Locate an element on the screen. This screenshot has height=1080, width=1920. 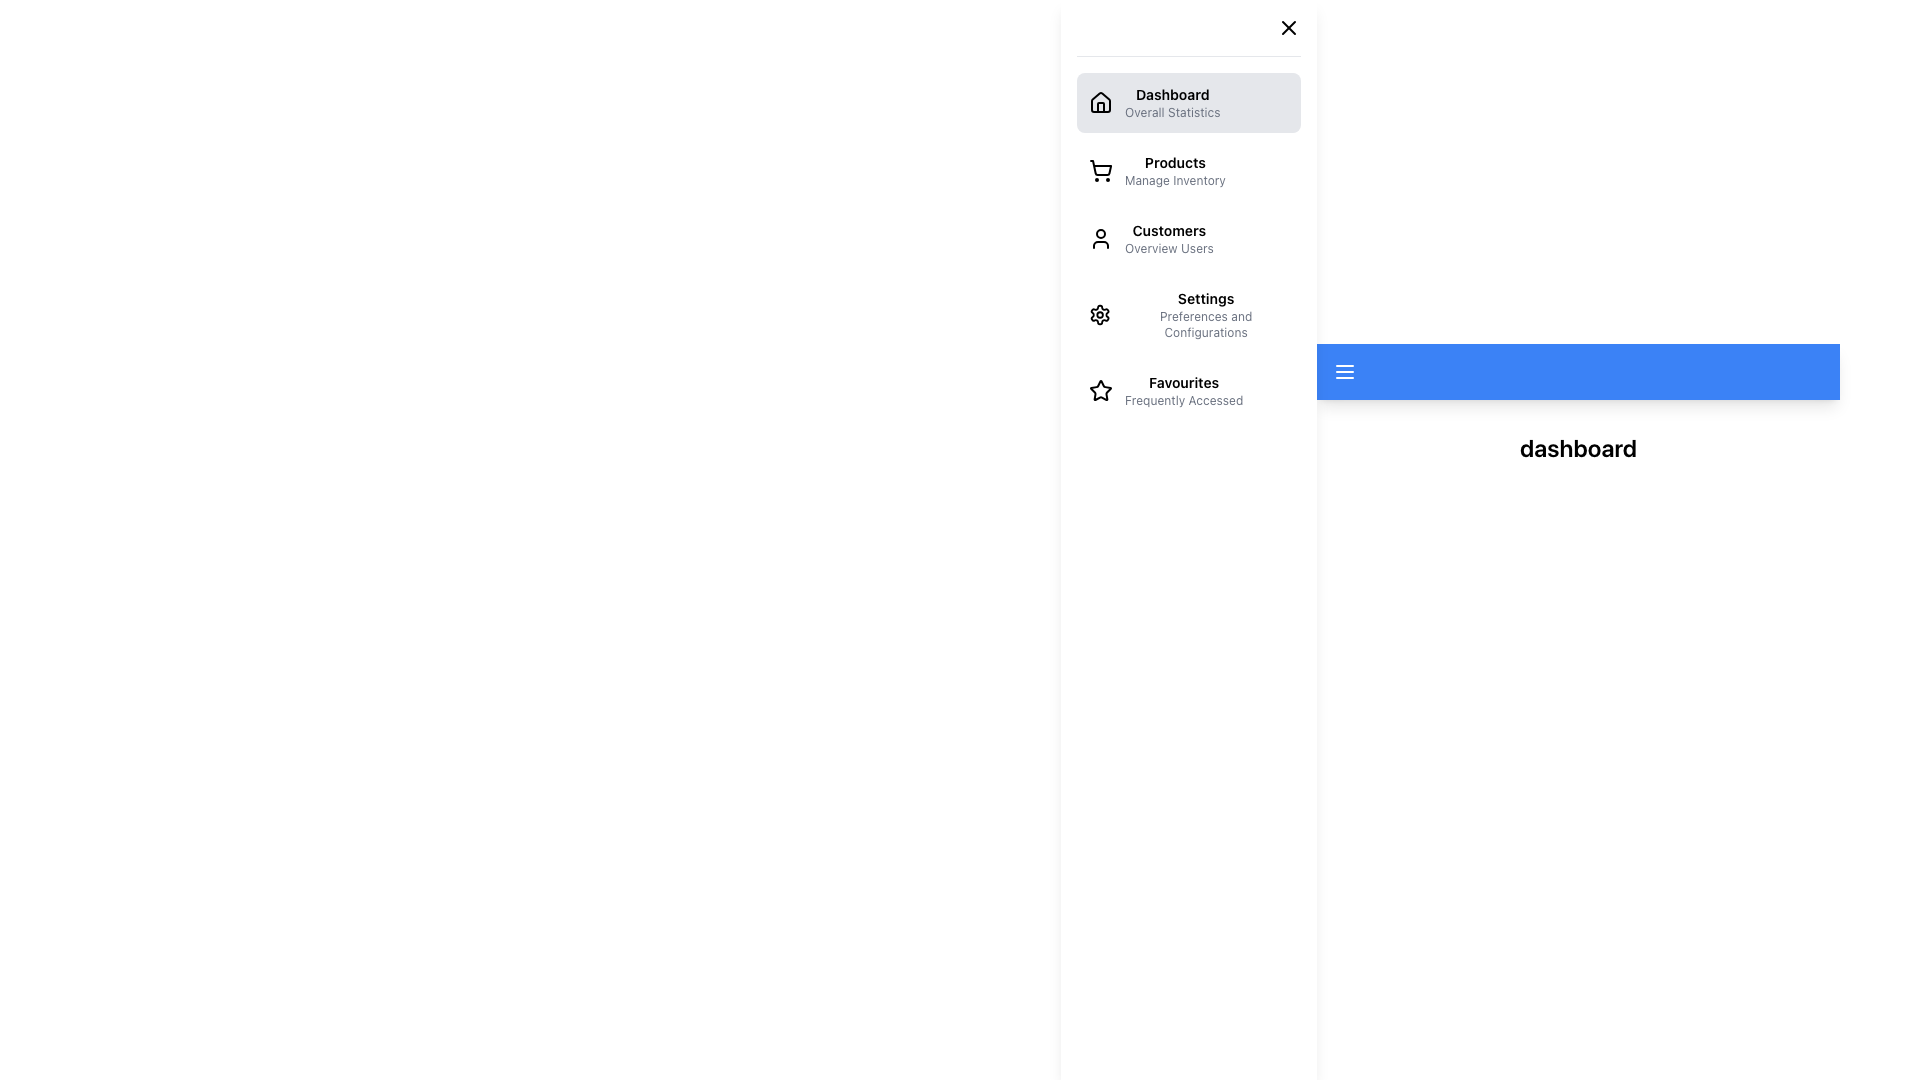
the 'Customers' navigation menu item, which features a user icon and the subtitle 'Overview Users' is located at coordinates (1189, 238).